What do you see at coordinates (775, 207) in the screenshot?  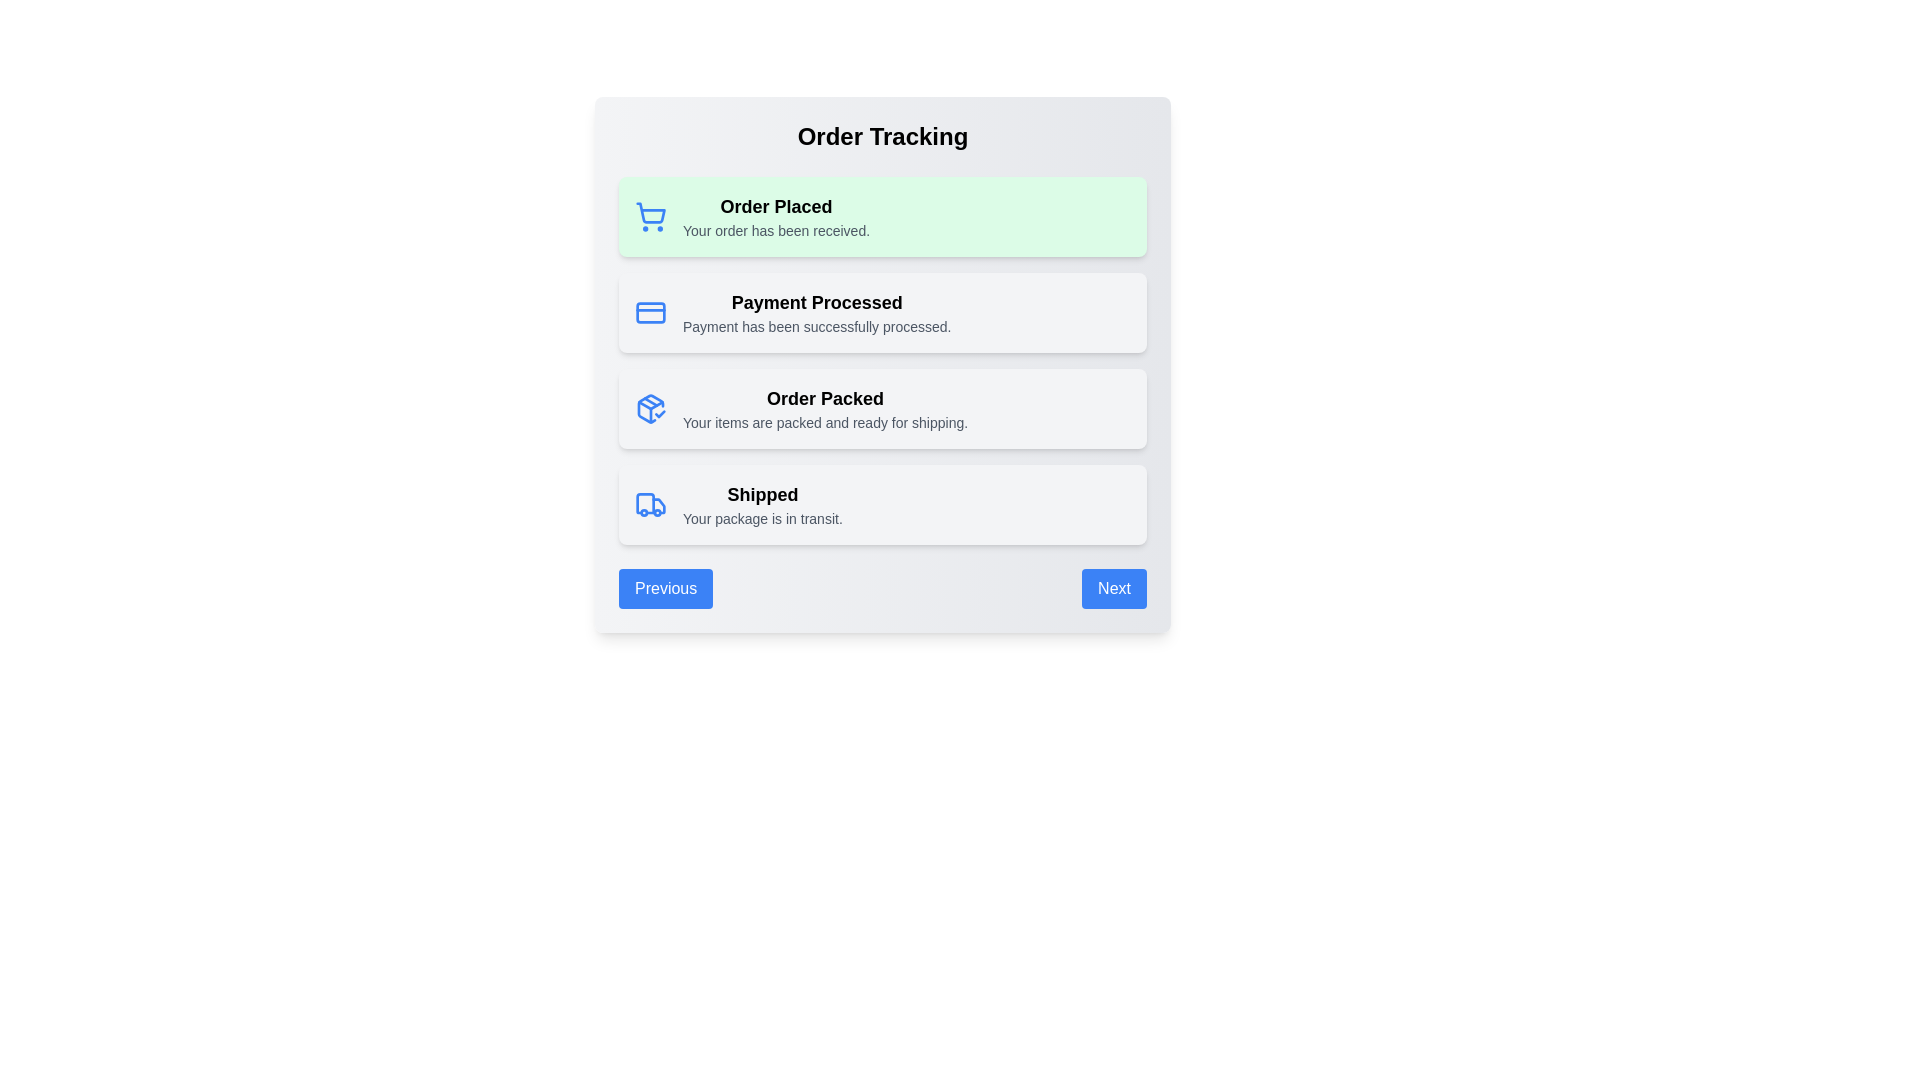 I see `the Text Label indicating that the order has been placed, which is part of the vertical list displaying order statuses in the centered green panel` at bounding box center [775, 207].